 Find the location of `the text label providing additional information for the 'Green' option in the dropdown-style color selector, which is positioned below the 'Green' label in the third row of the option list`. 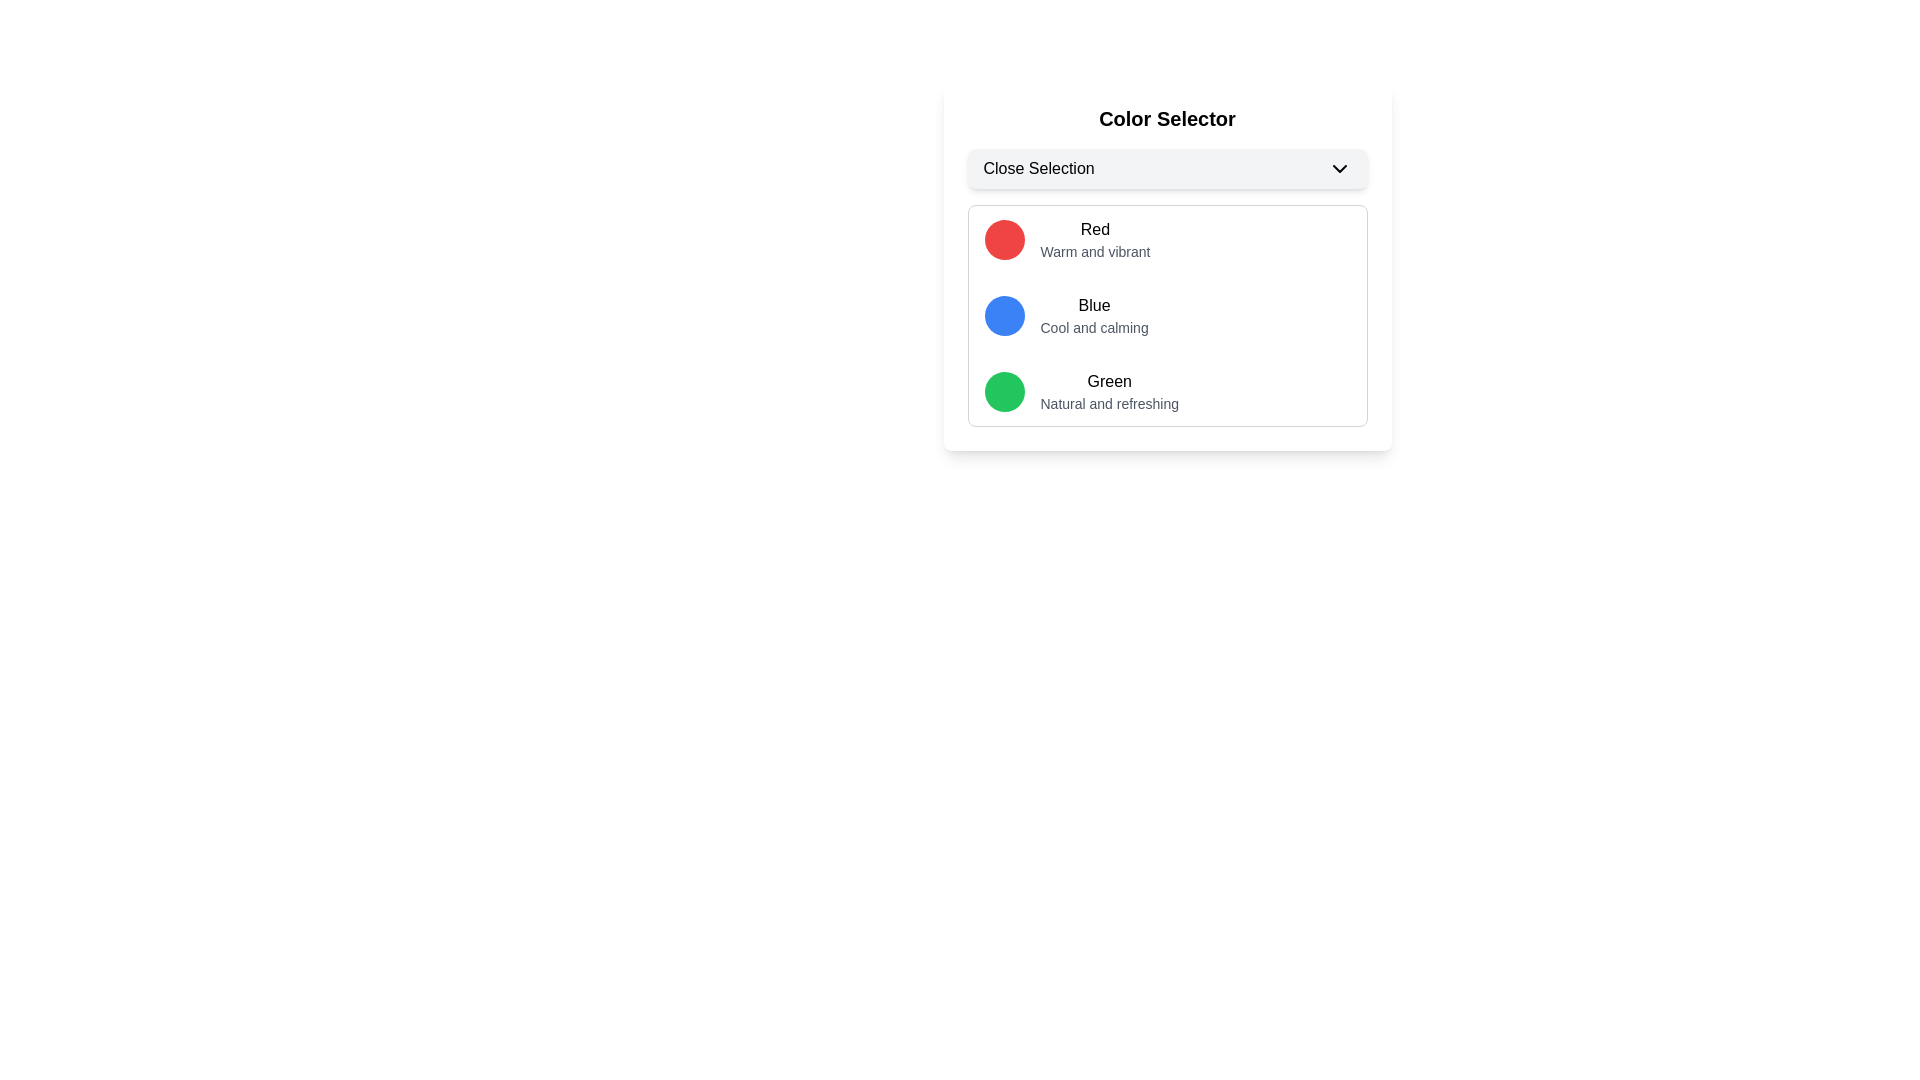

the text label providing additional information for the 'Green' option in the dropdown-style color selector, which is positioned below the 'Green' label in the third row of the option list is located at coordinates (1108, 404).